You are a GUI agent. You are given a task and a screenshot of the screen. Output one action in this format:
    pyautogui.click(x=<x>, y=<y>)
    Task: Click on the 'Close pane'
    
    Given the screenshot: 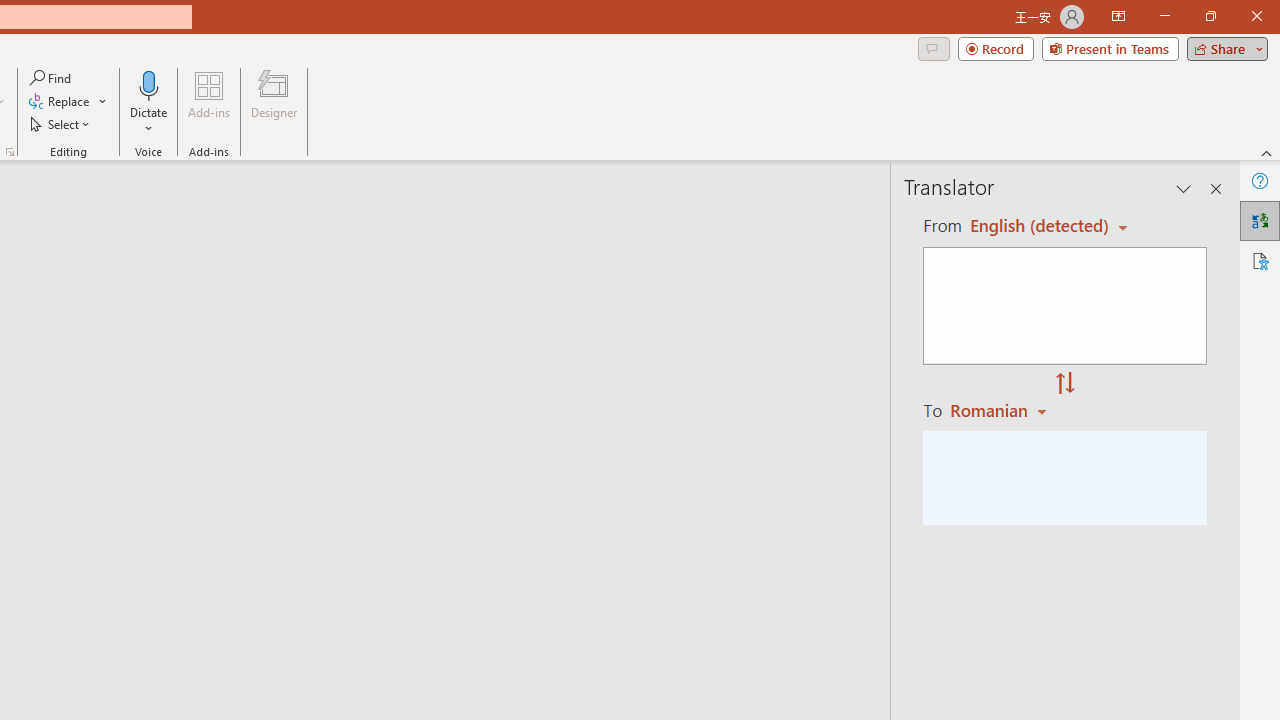 What is the action you would take?
    pyautogui.click(x=1215, y=189)
    